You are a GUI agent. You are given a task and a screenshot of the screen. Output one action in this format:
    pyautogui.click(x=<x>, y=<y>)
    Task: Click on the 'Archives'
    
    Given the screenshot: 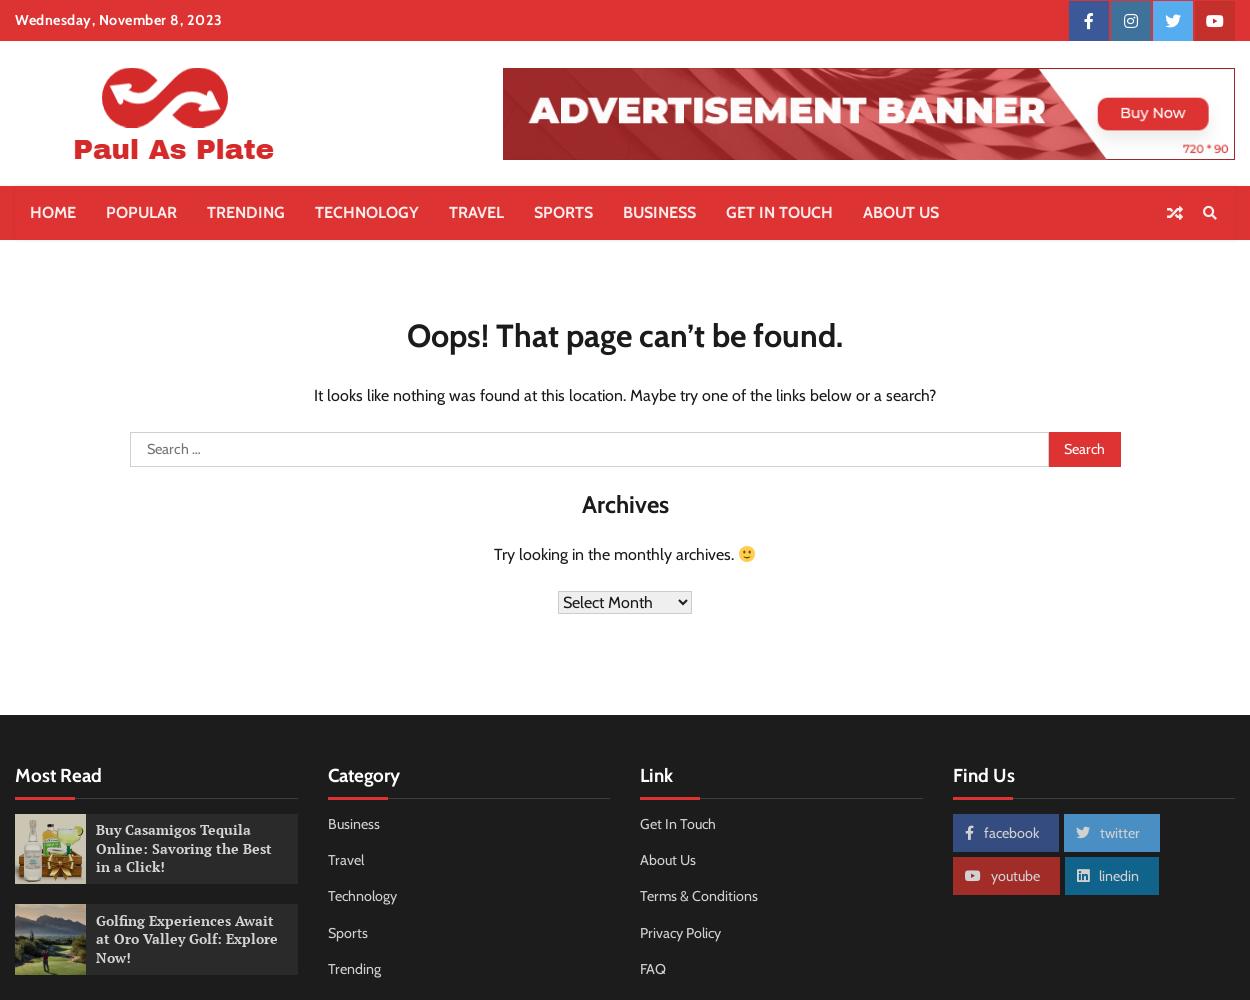 What is the action you would take?
    pyautogui.click(x=623, y=504)
    